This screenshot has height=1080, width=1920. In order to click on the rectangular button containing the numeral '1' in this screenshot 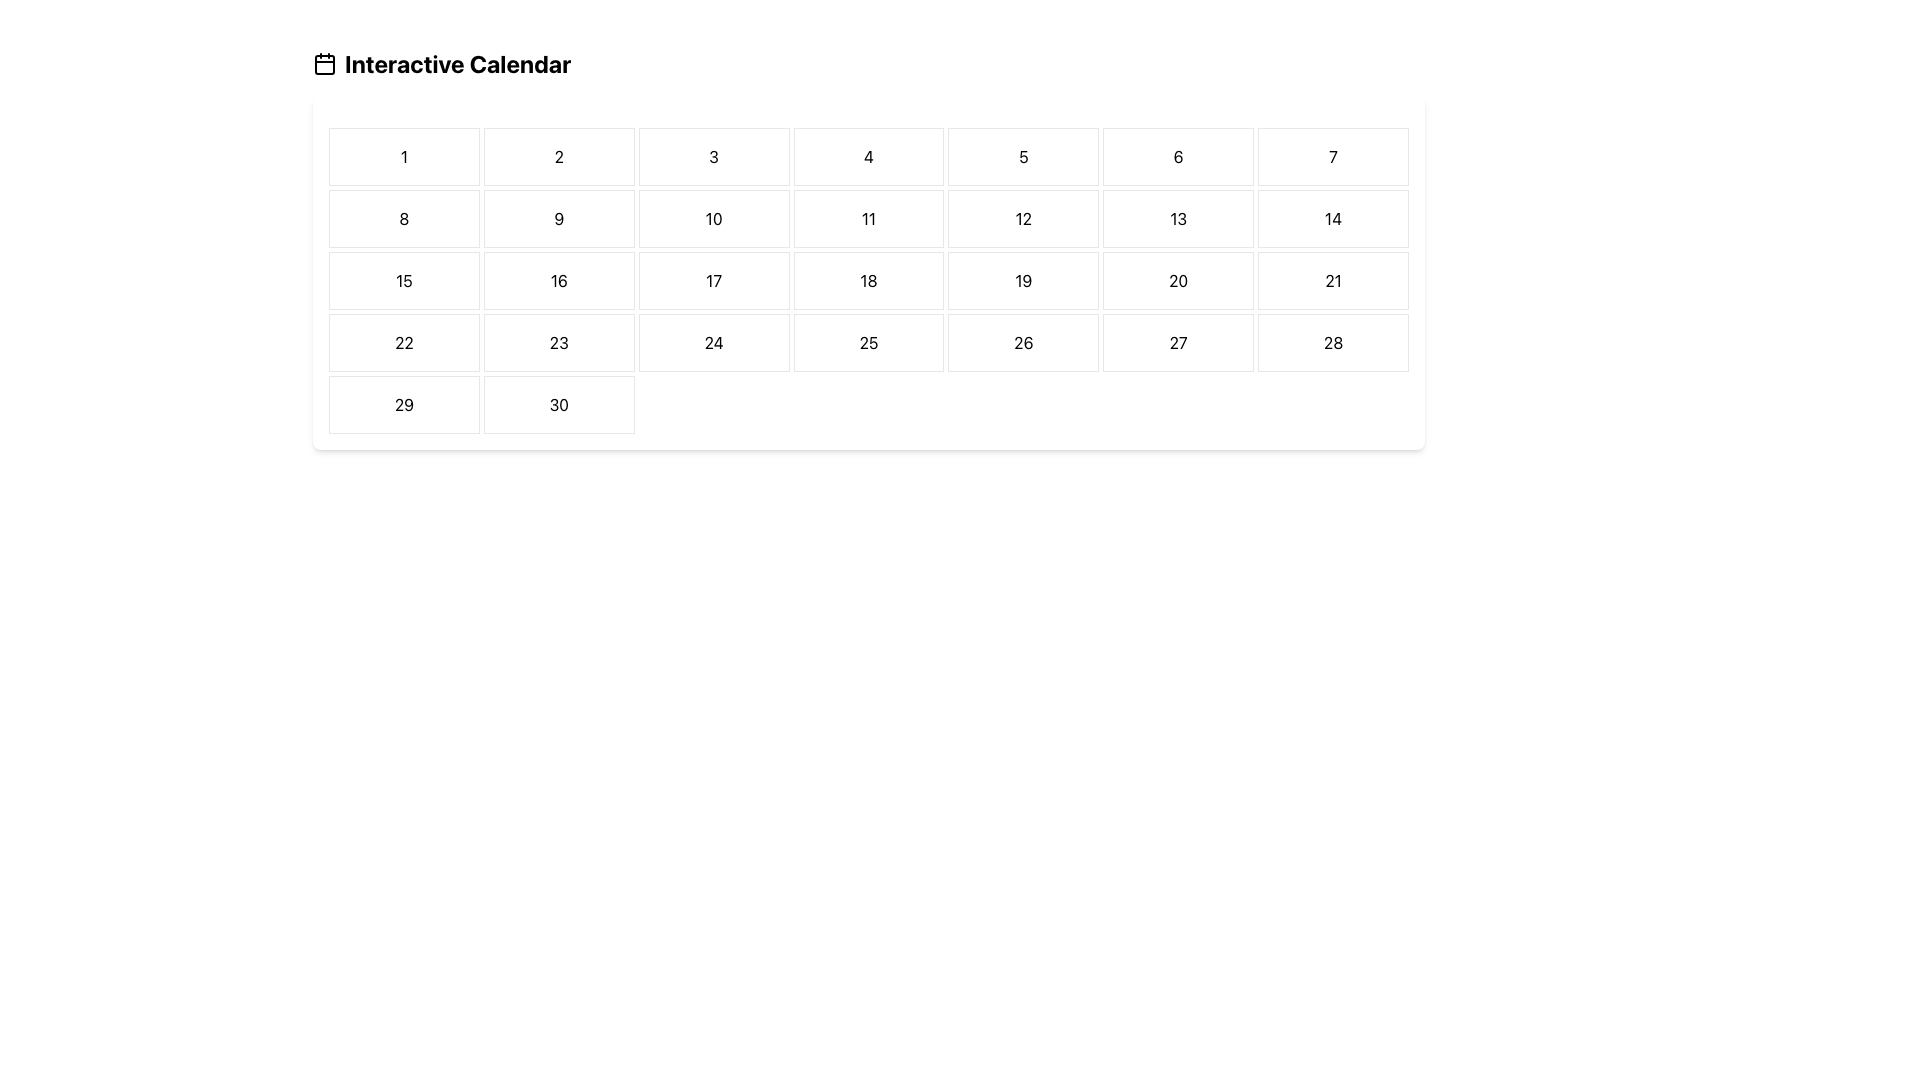, I will do `click(403, 156)`.